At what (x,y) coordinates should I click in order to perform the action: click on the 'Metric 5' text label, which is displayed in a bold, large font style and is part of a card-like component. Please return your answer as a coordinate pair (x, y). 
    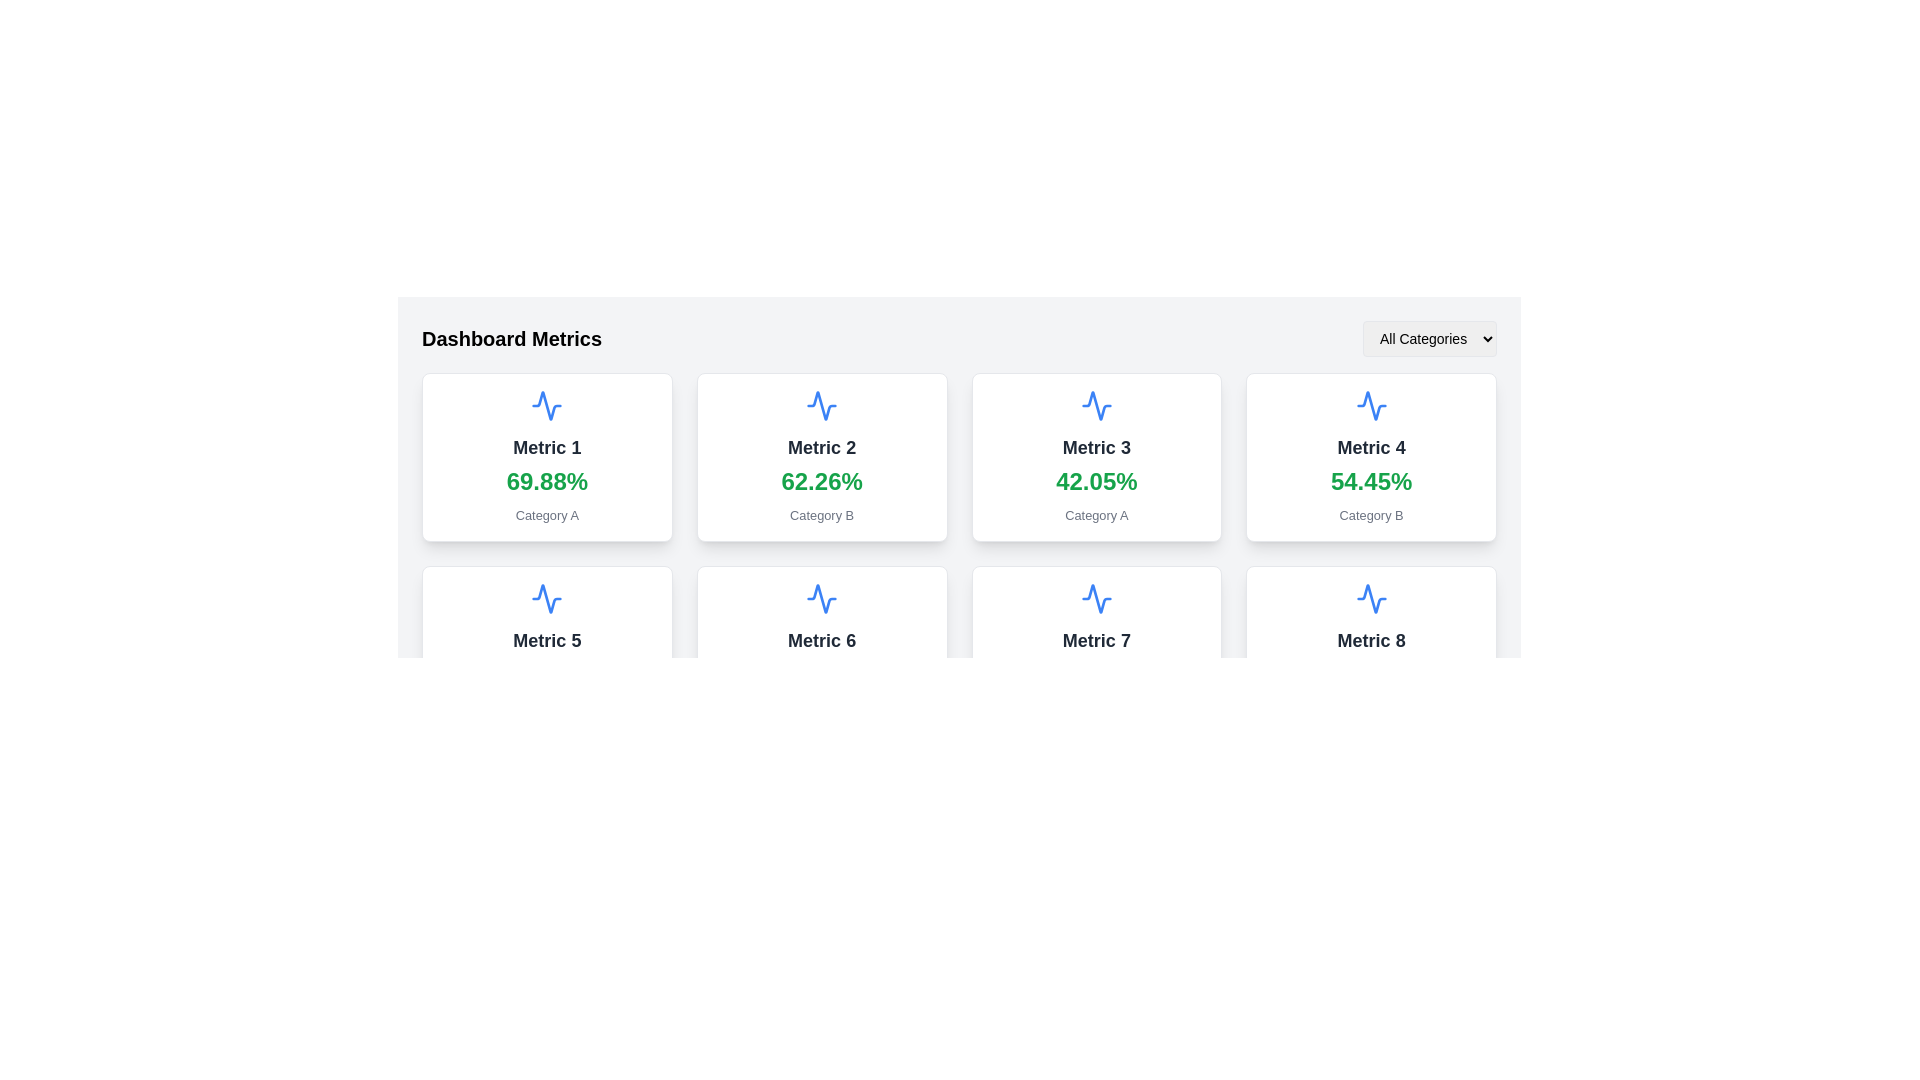
    Looking at the image, I should click on (547, 641).